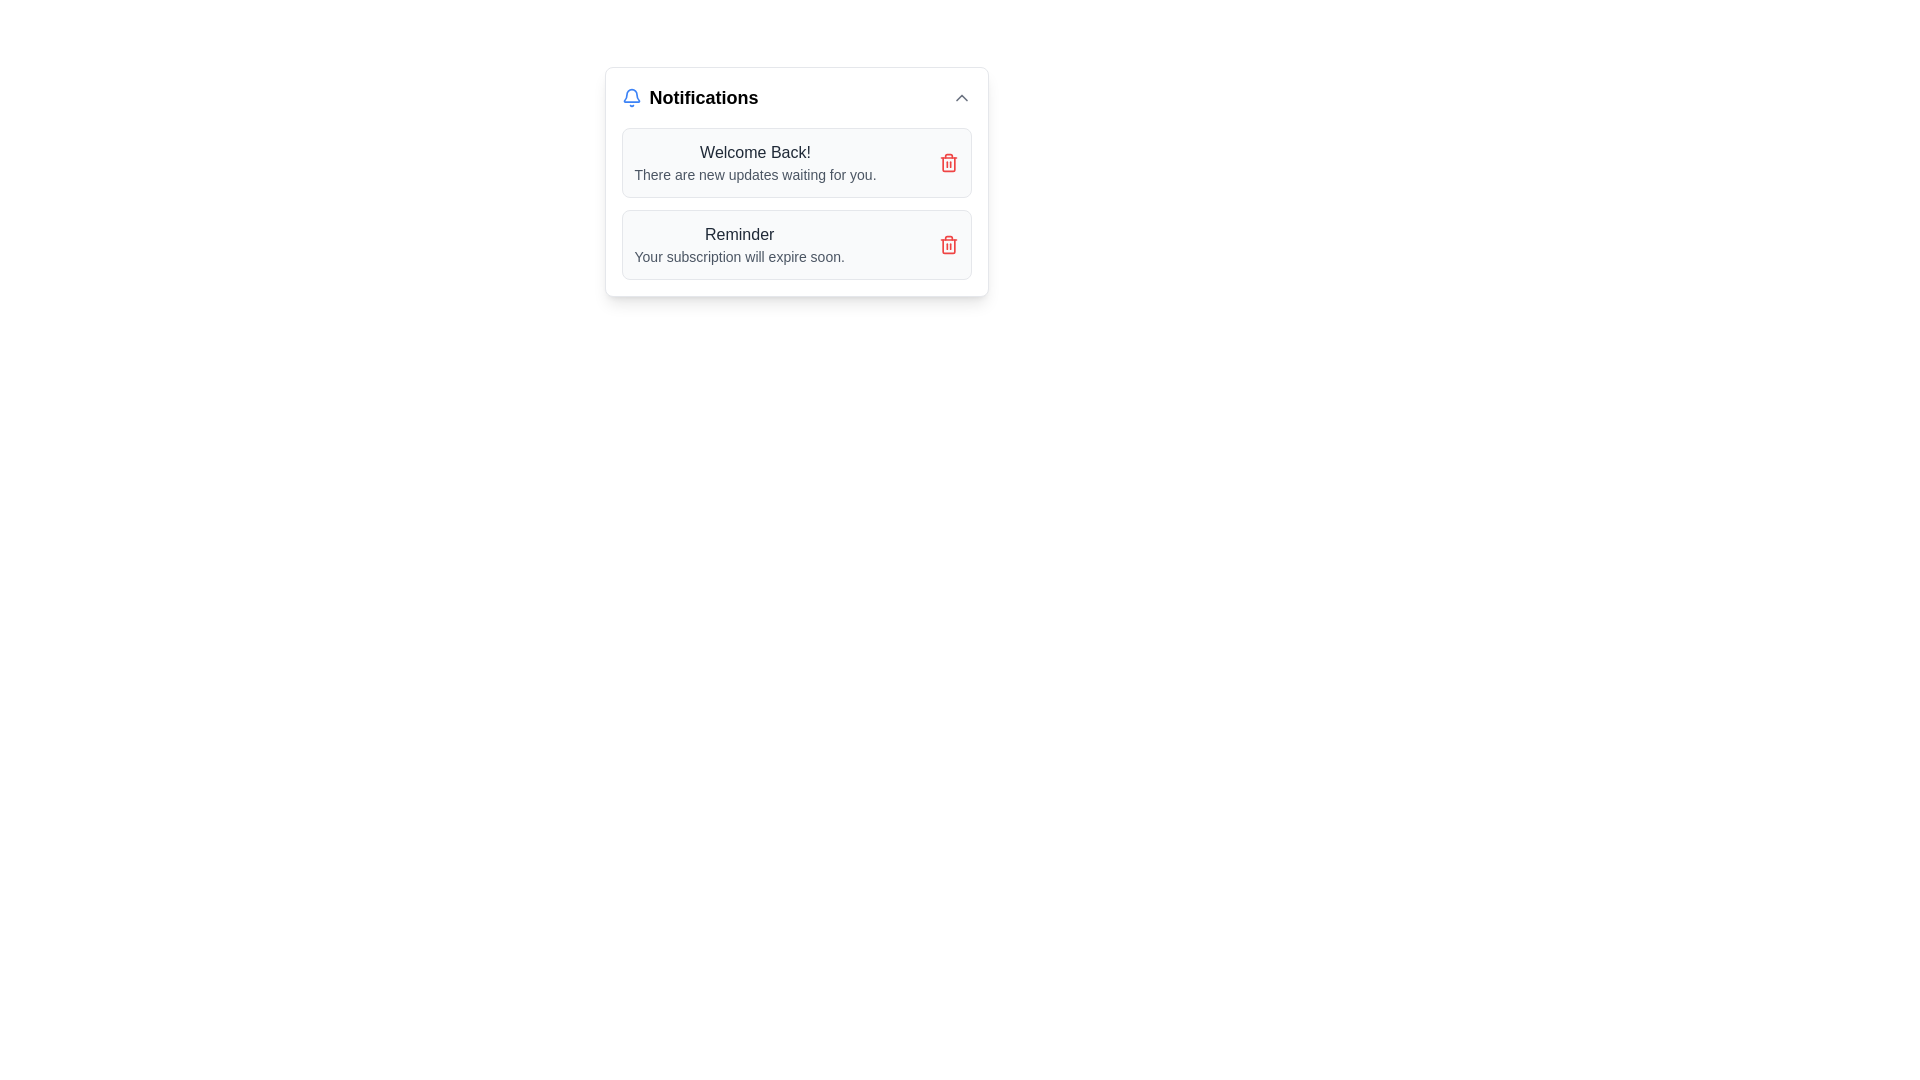 This screenshot has width=1920, height=1080. Describe the element at coordinates (630, 97) in the screenshot. I see `the notification icon located to the left of the text 'Notifications'` at that location.